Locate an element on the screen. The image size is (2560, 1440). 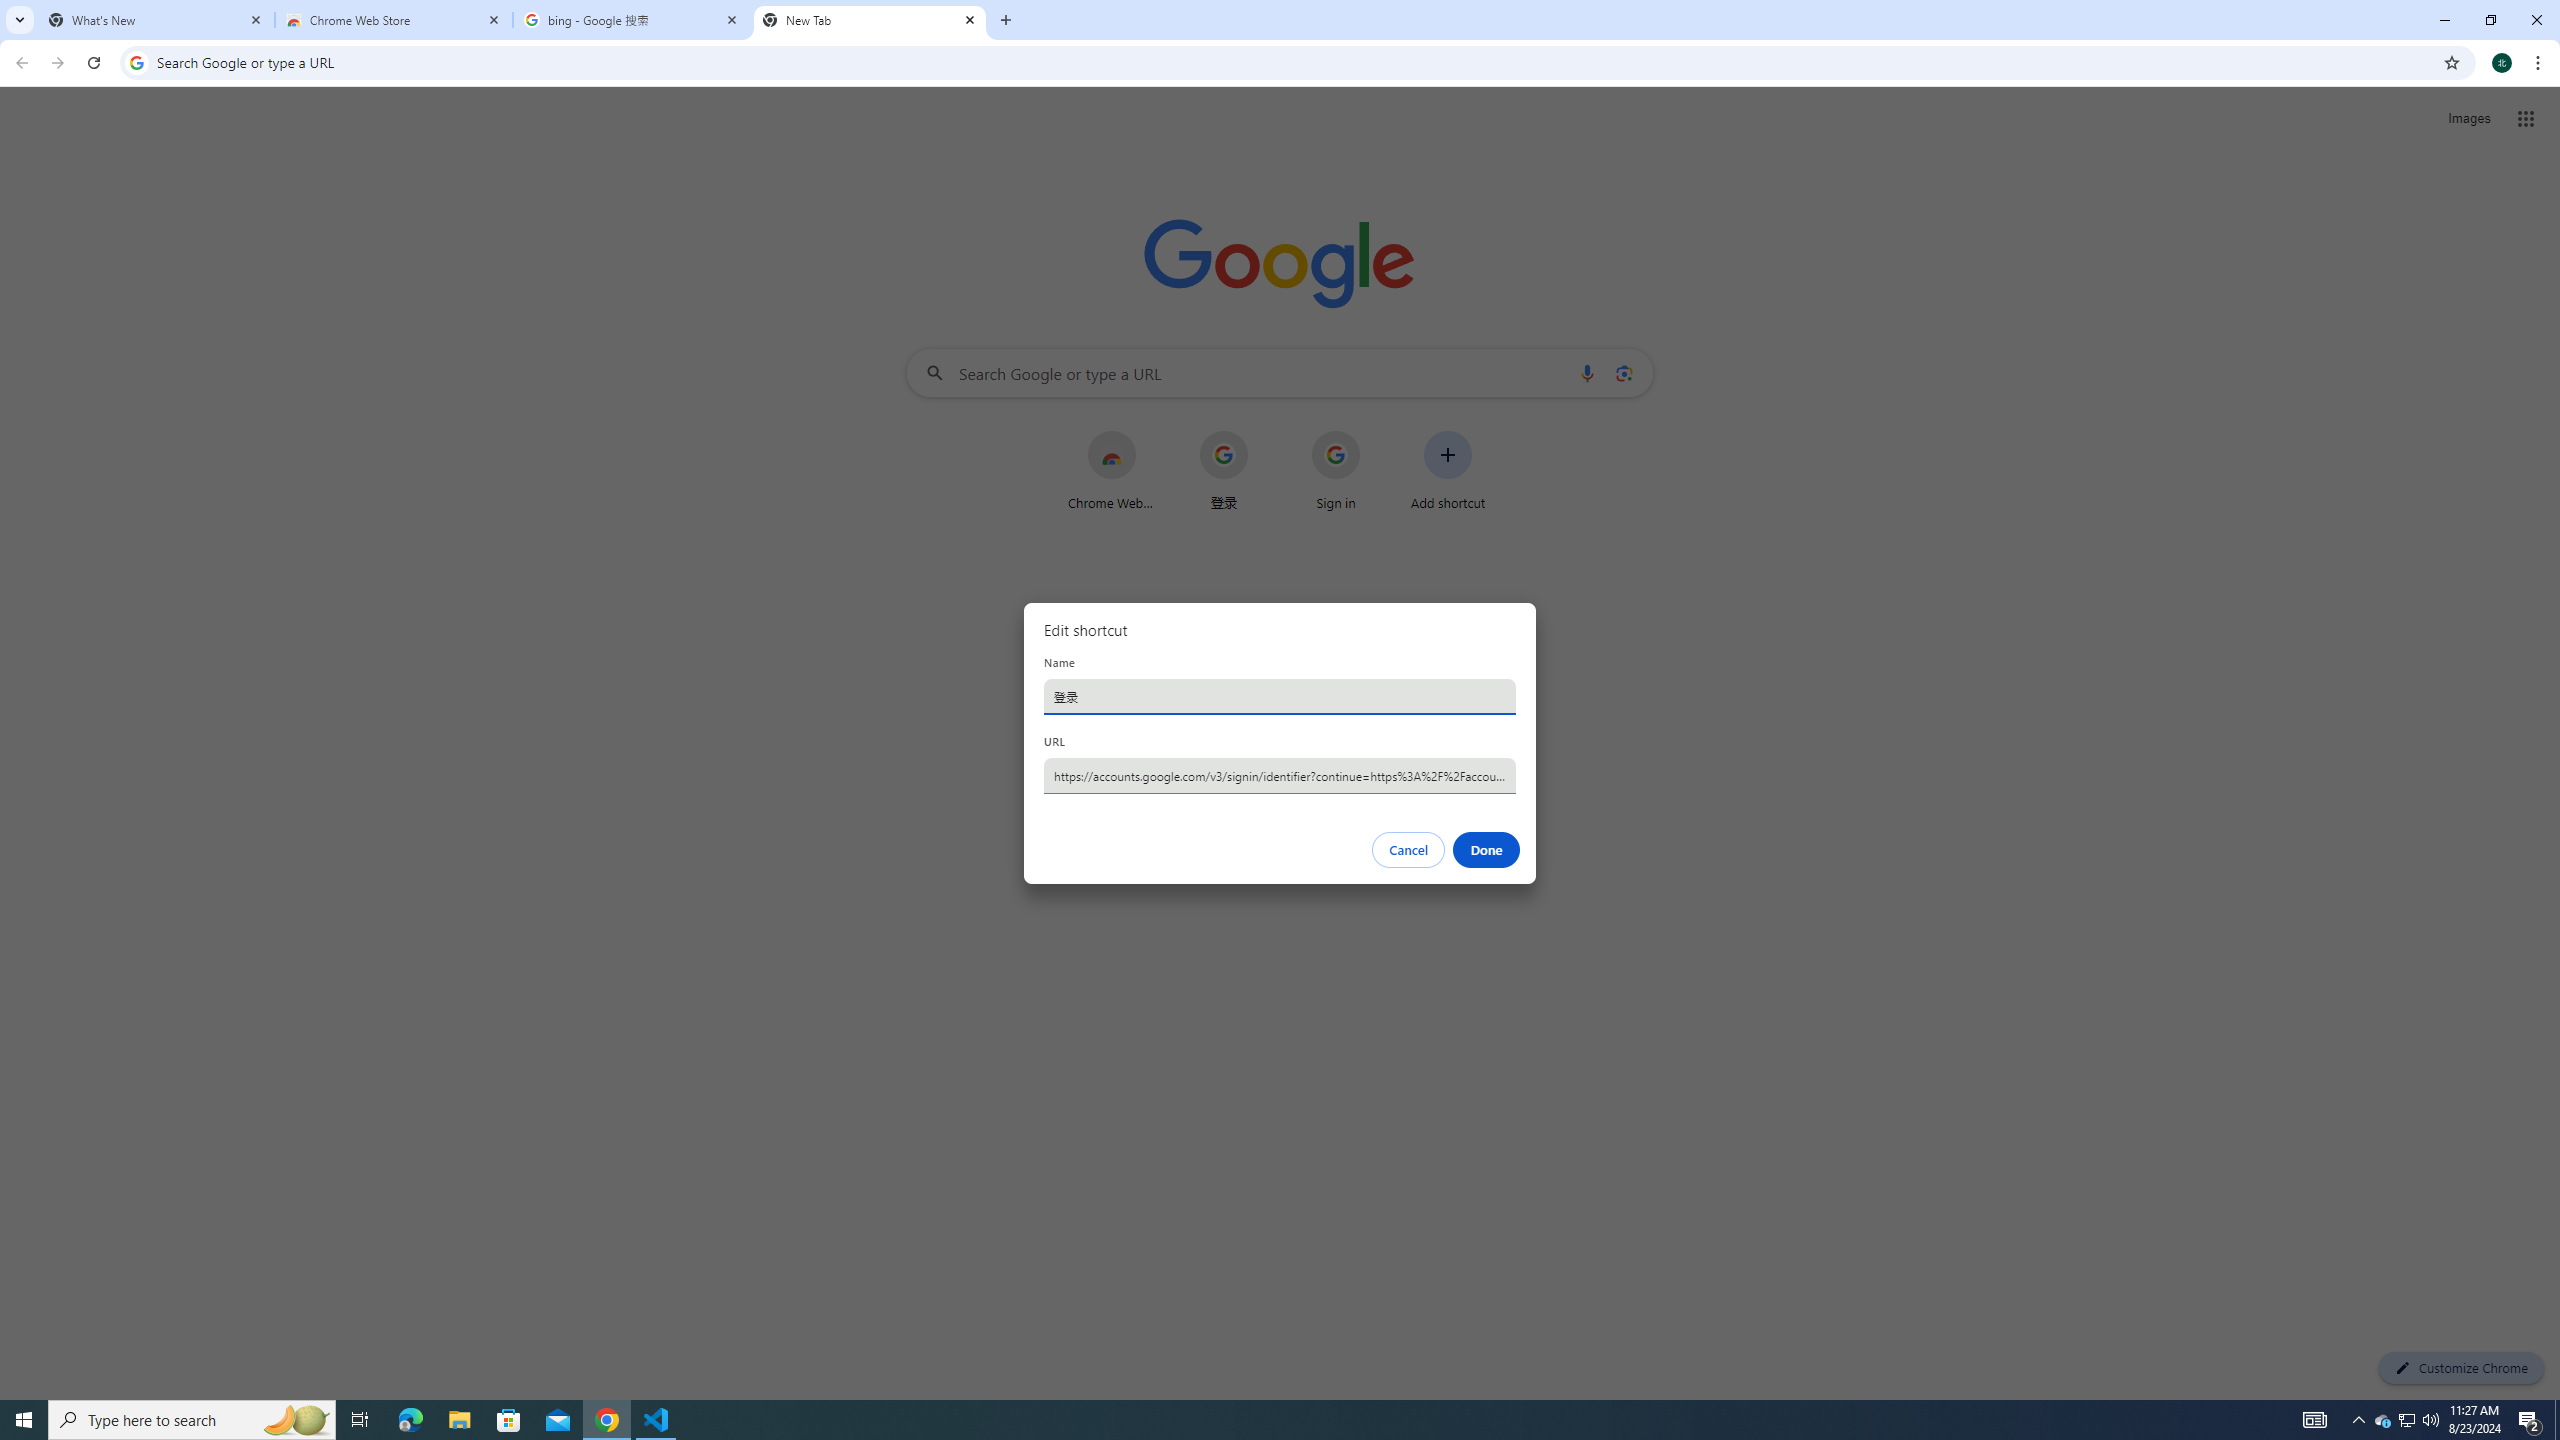
'URL' is located at coordinates (1280, 774).